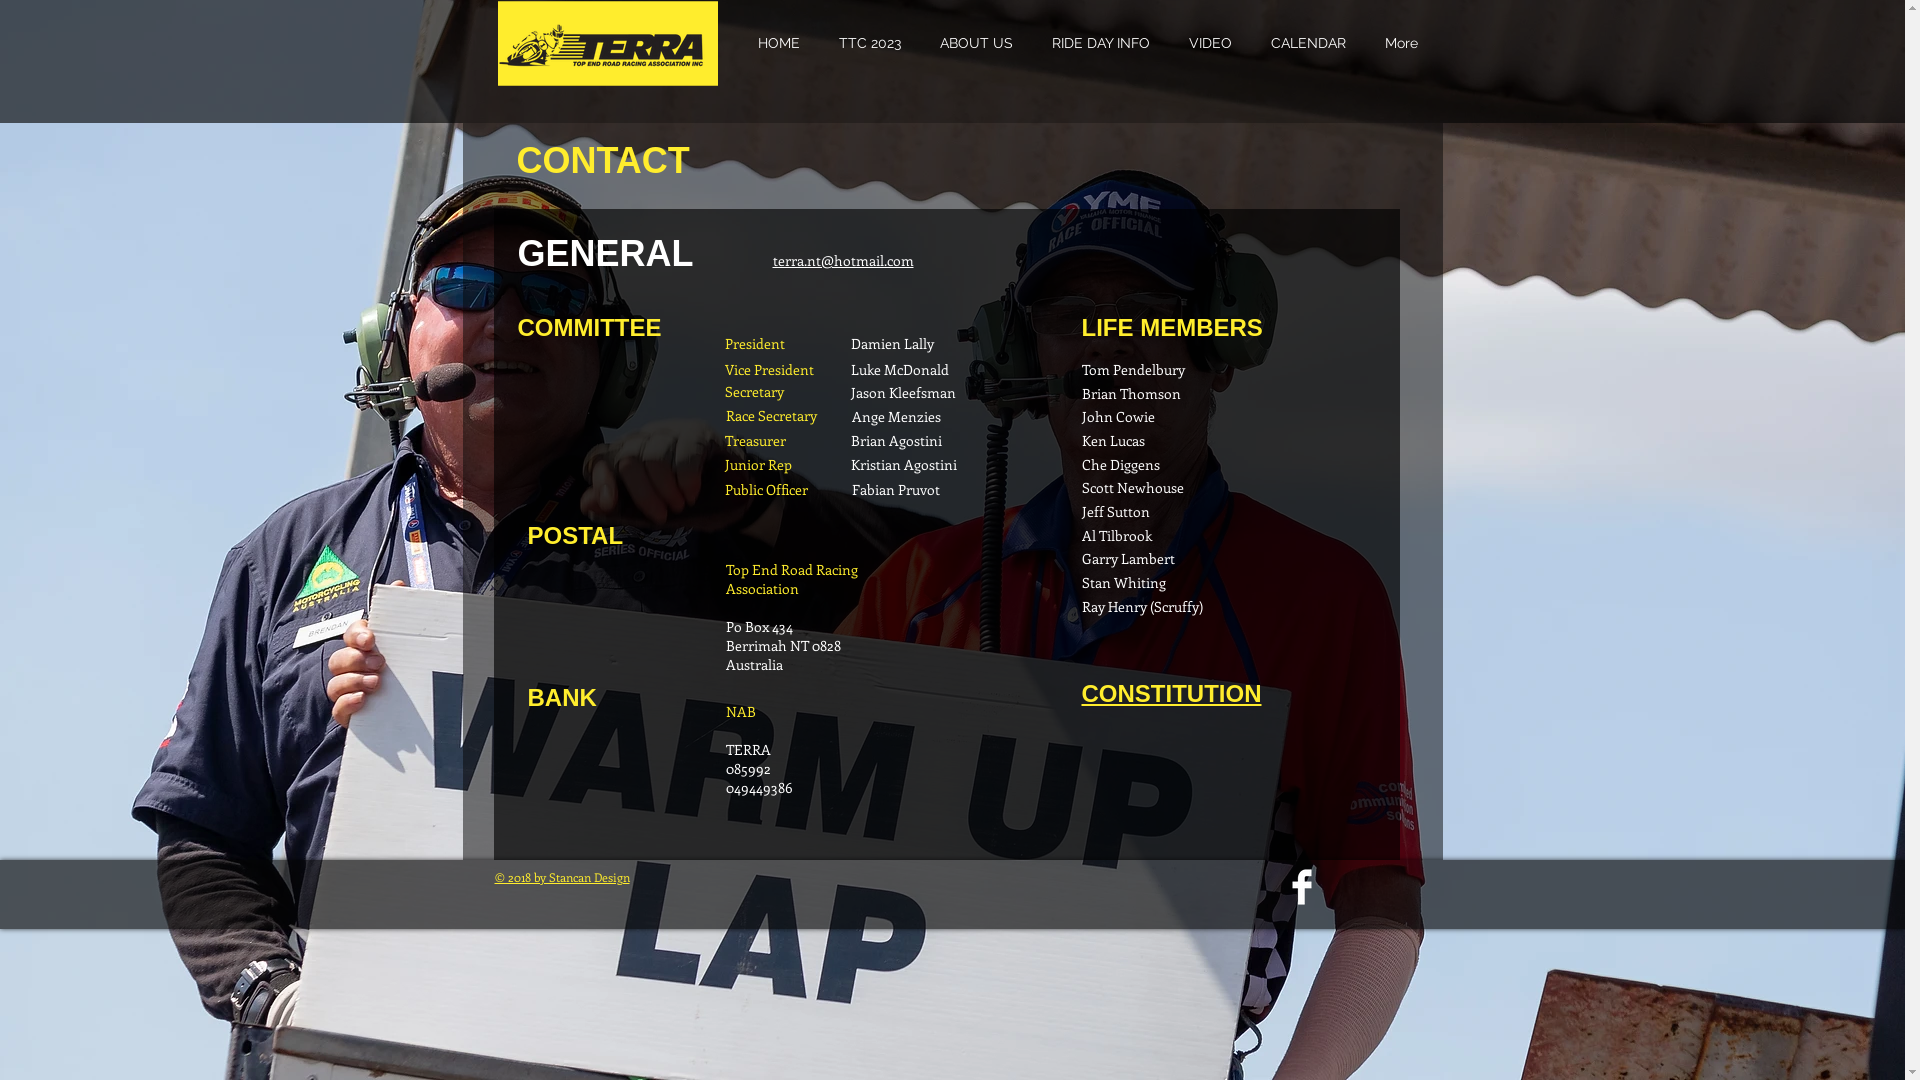  I want to click on 'RIDE DAY INFO', so click(1099, 43).